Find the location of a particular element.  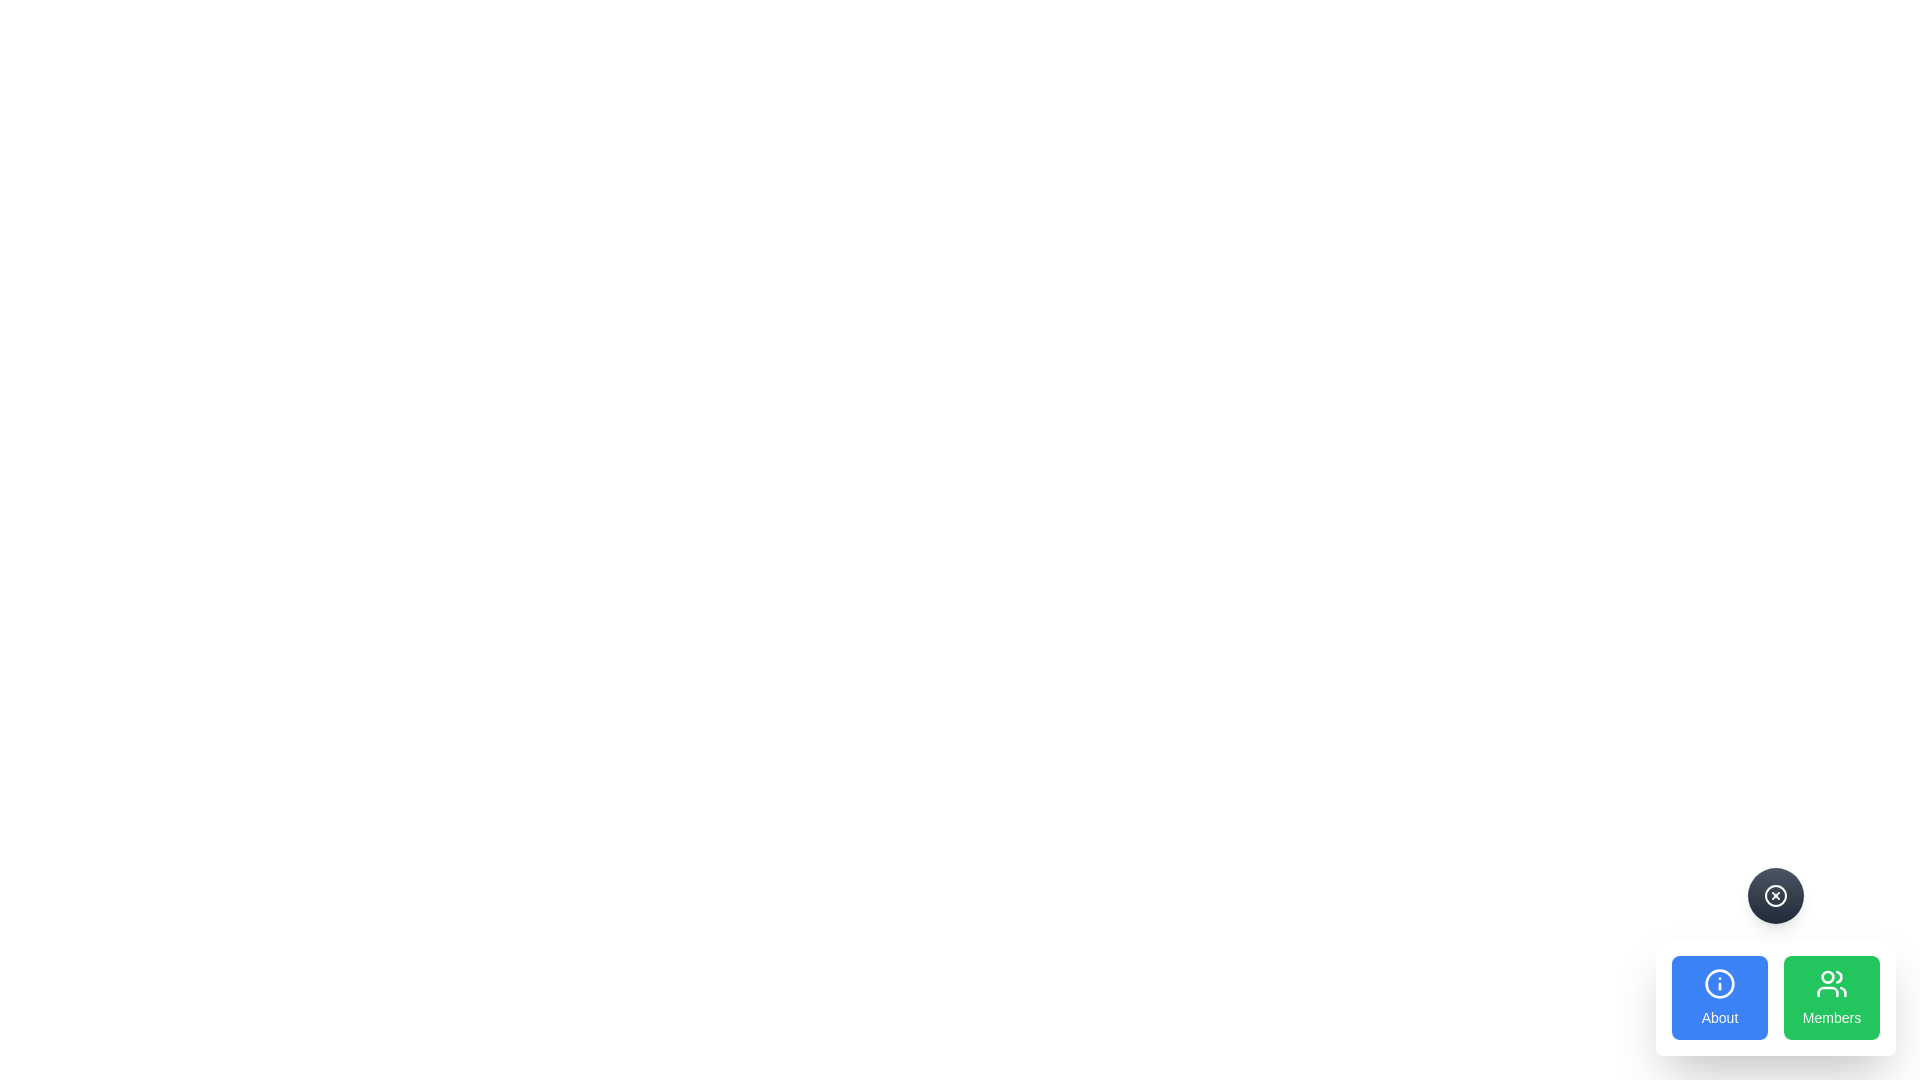

the circular button icon that signifies a closing action or an error notification is located at coordinates (1776, 894).